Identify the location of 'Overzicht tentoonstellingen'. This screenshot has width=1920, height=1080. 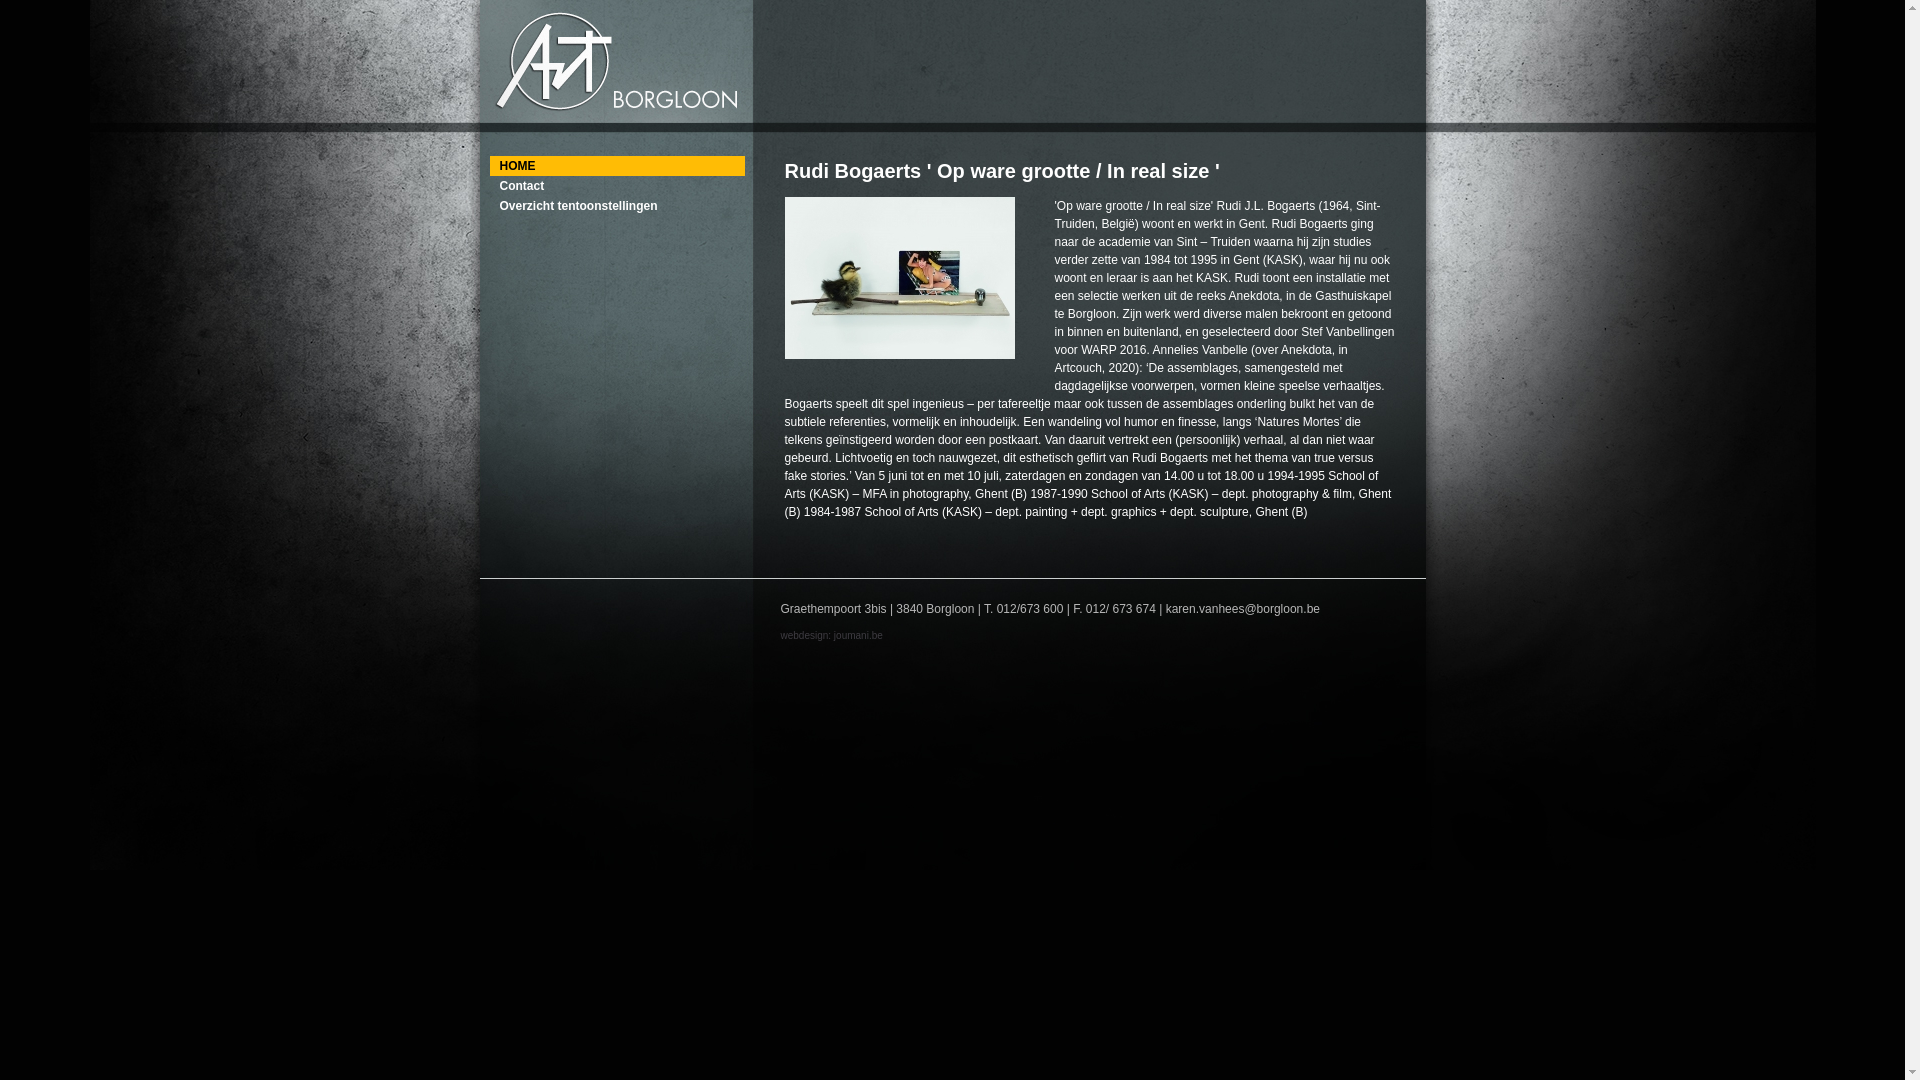
(616, 205).